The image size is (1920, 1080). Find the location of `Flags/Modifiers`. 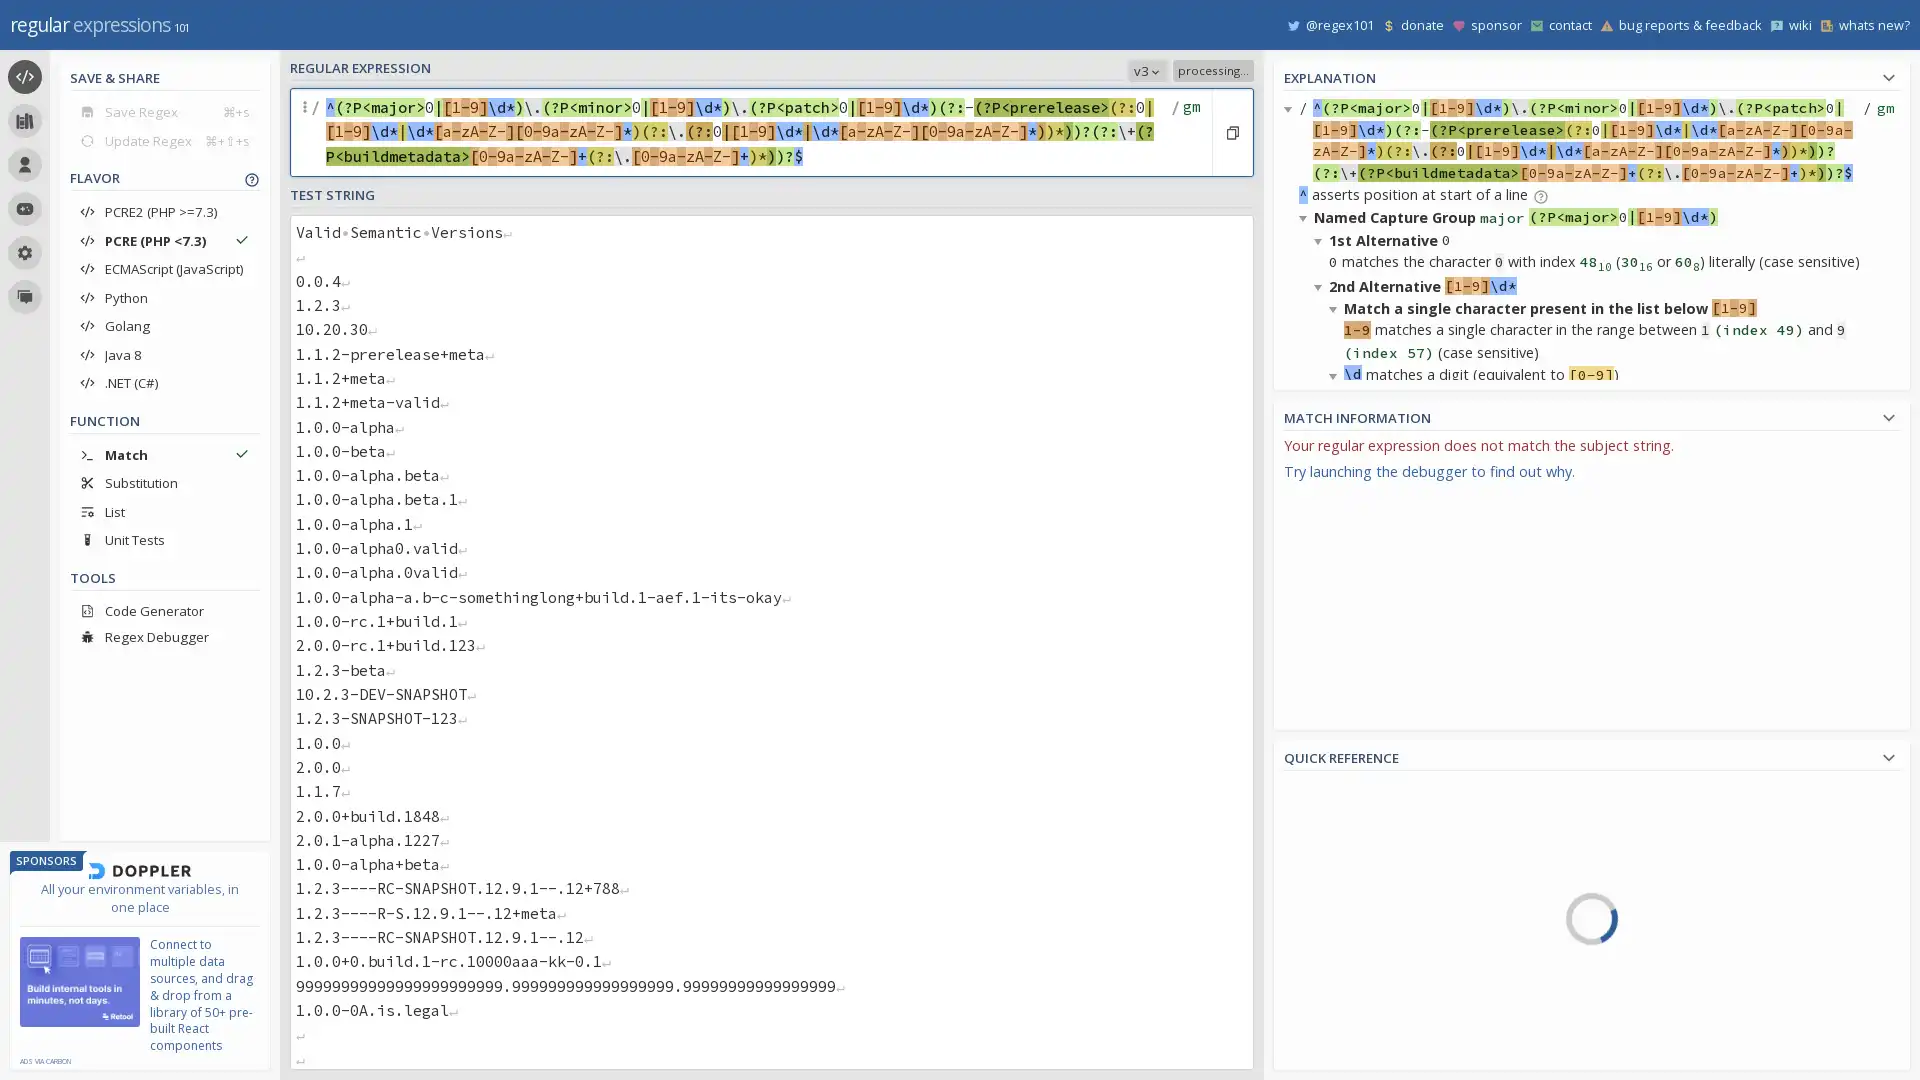

Flags/Modifiers is located at coordinates (1377, 1056).